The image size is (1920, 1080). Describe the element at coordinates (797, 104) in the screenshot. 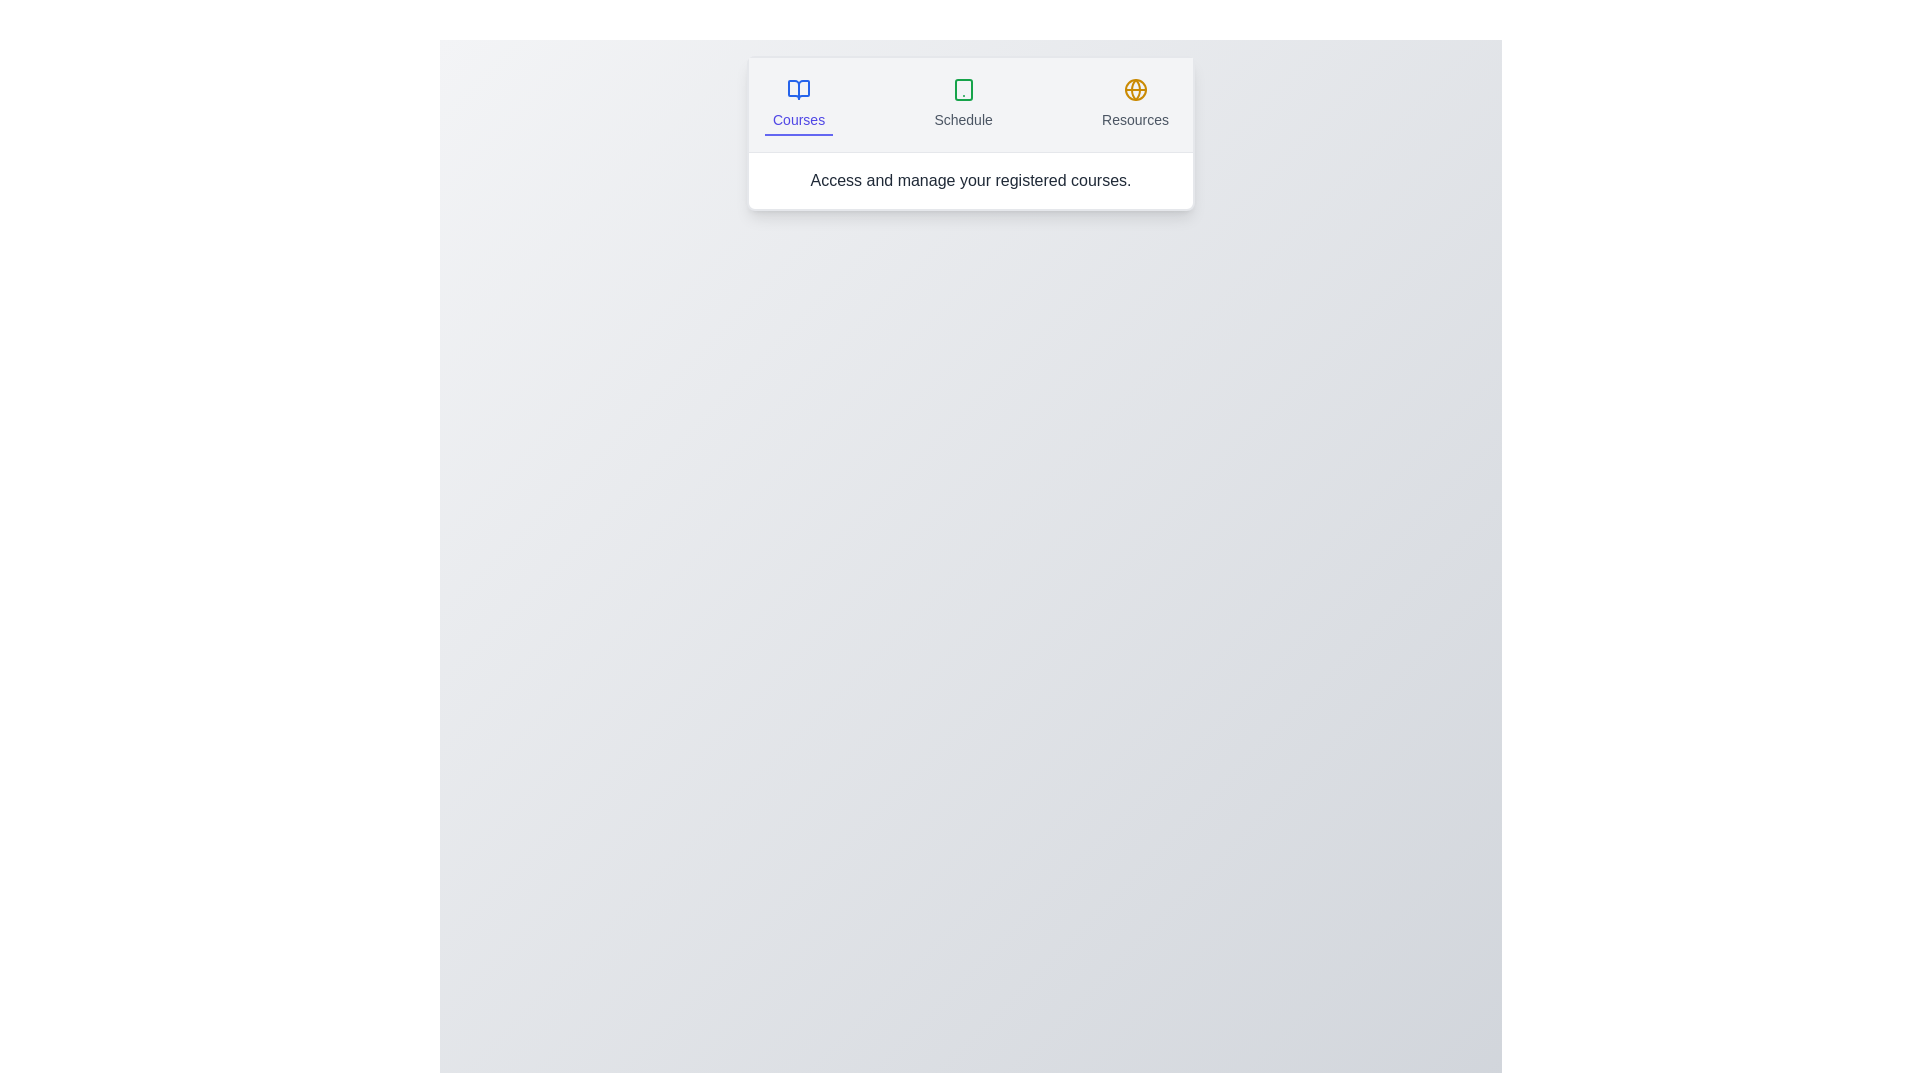

I see `the tab labeled Courses` at that location.